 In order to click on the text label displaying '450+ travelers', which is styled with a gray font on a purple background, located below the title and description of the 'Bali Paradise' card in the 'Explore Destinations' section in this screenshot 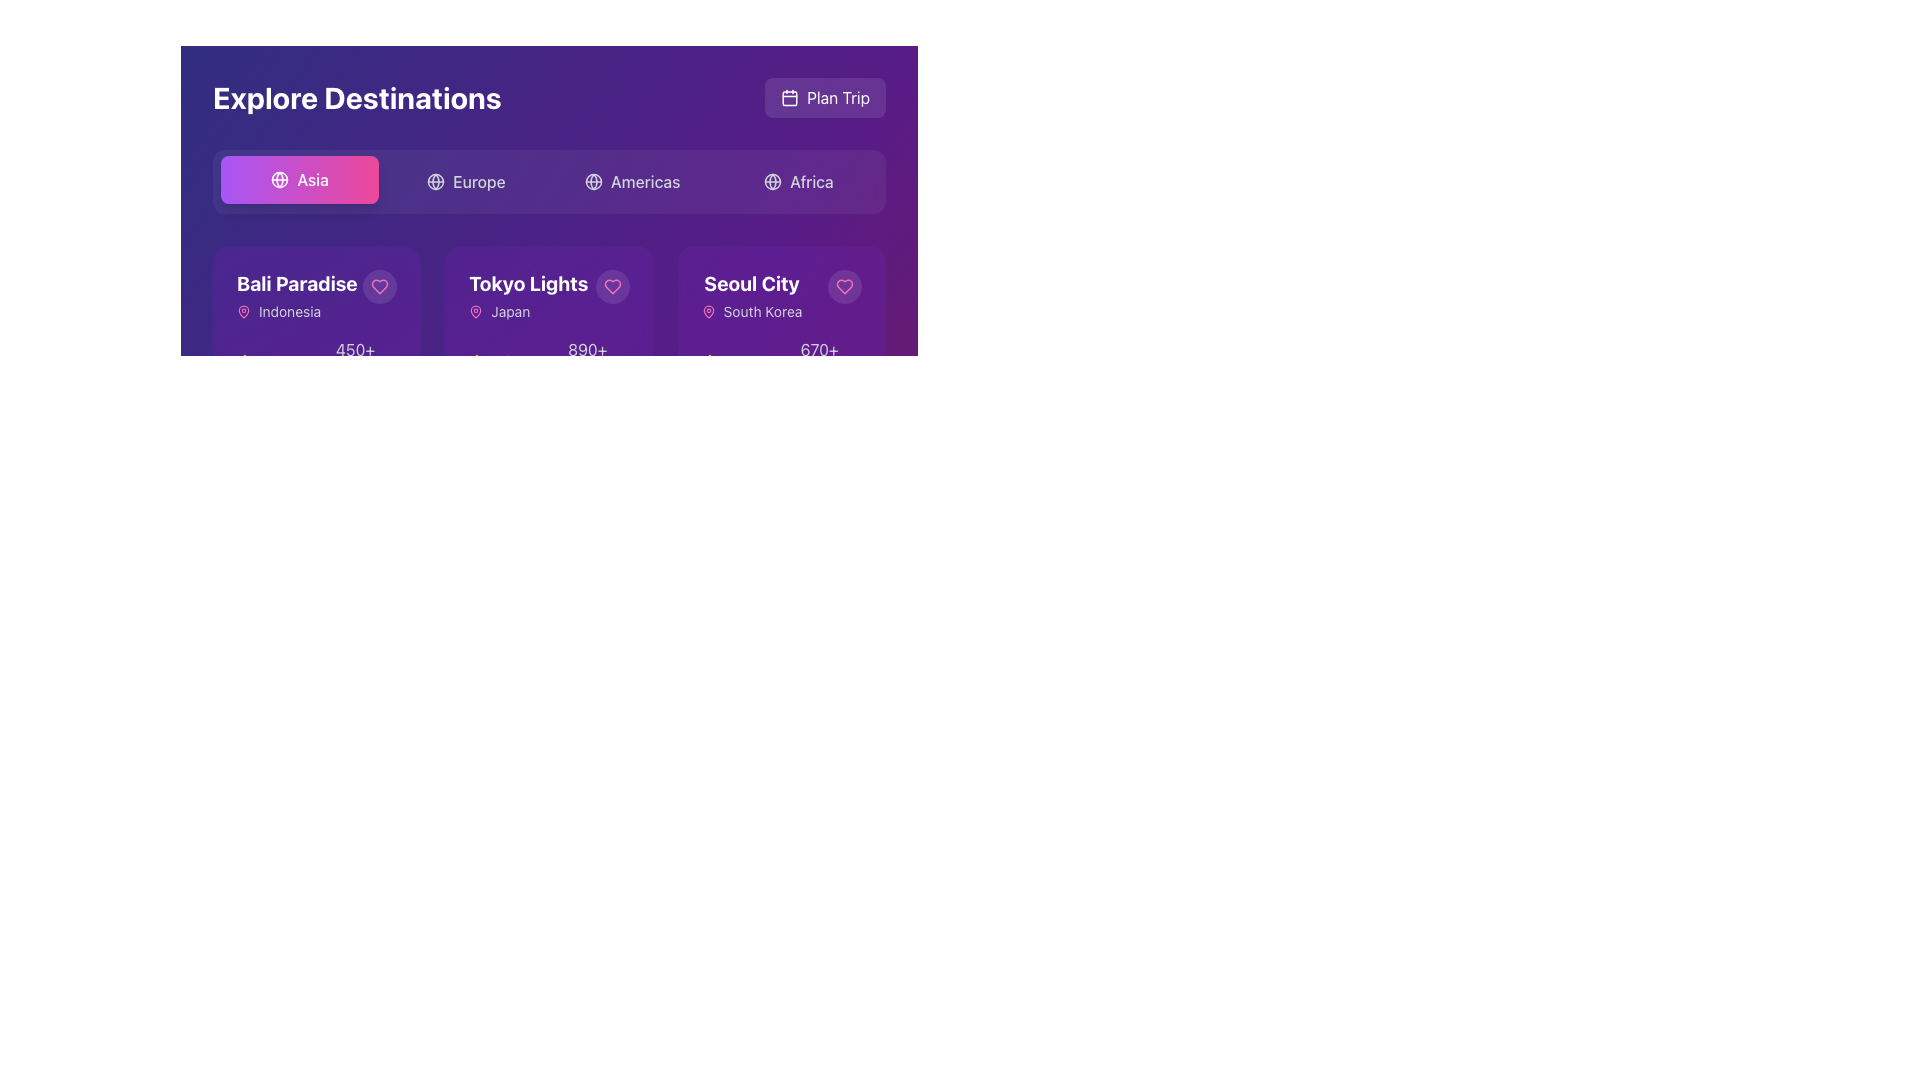, I will do `click(355, 362)`.